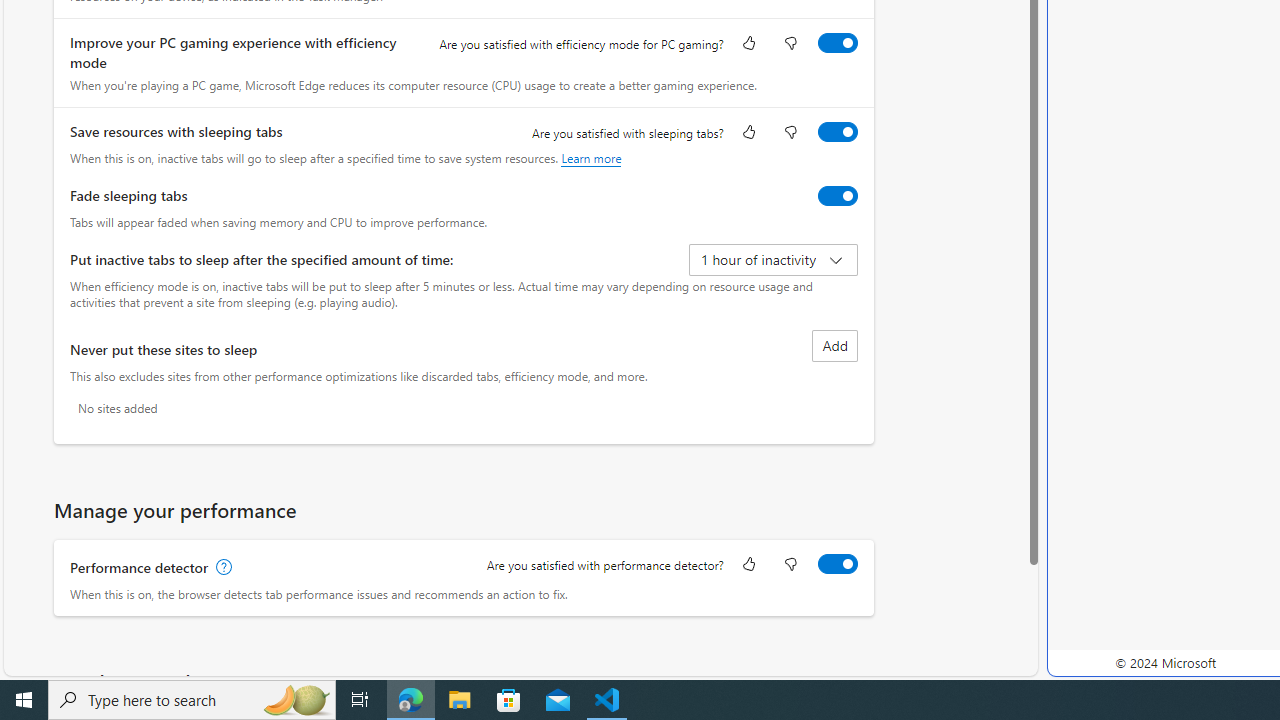 The image size is (1280, 720). Describe the element at coordinates (837, 563) in the screenshot. I see `'Performance detector'` at that location.